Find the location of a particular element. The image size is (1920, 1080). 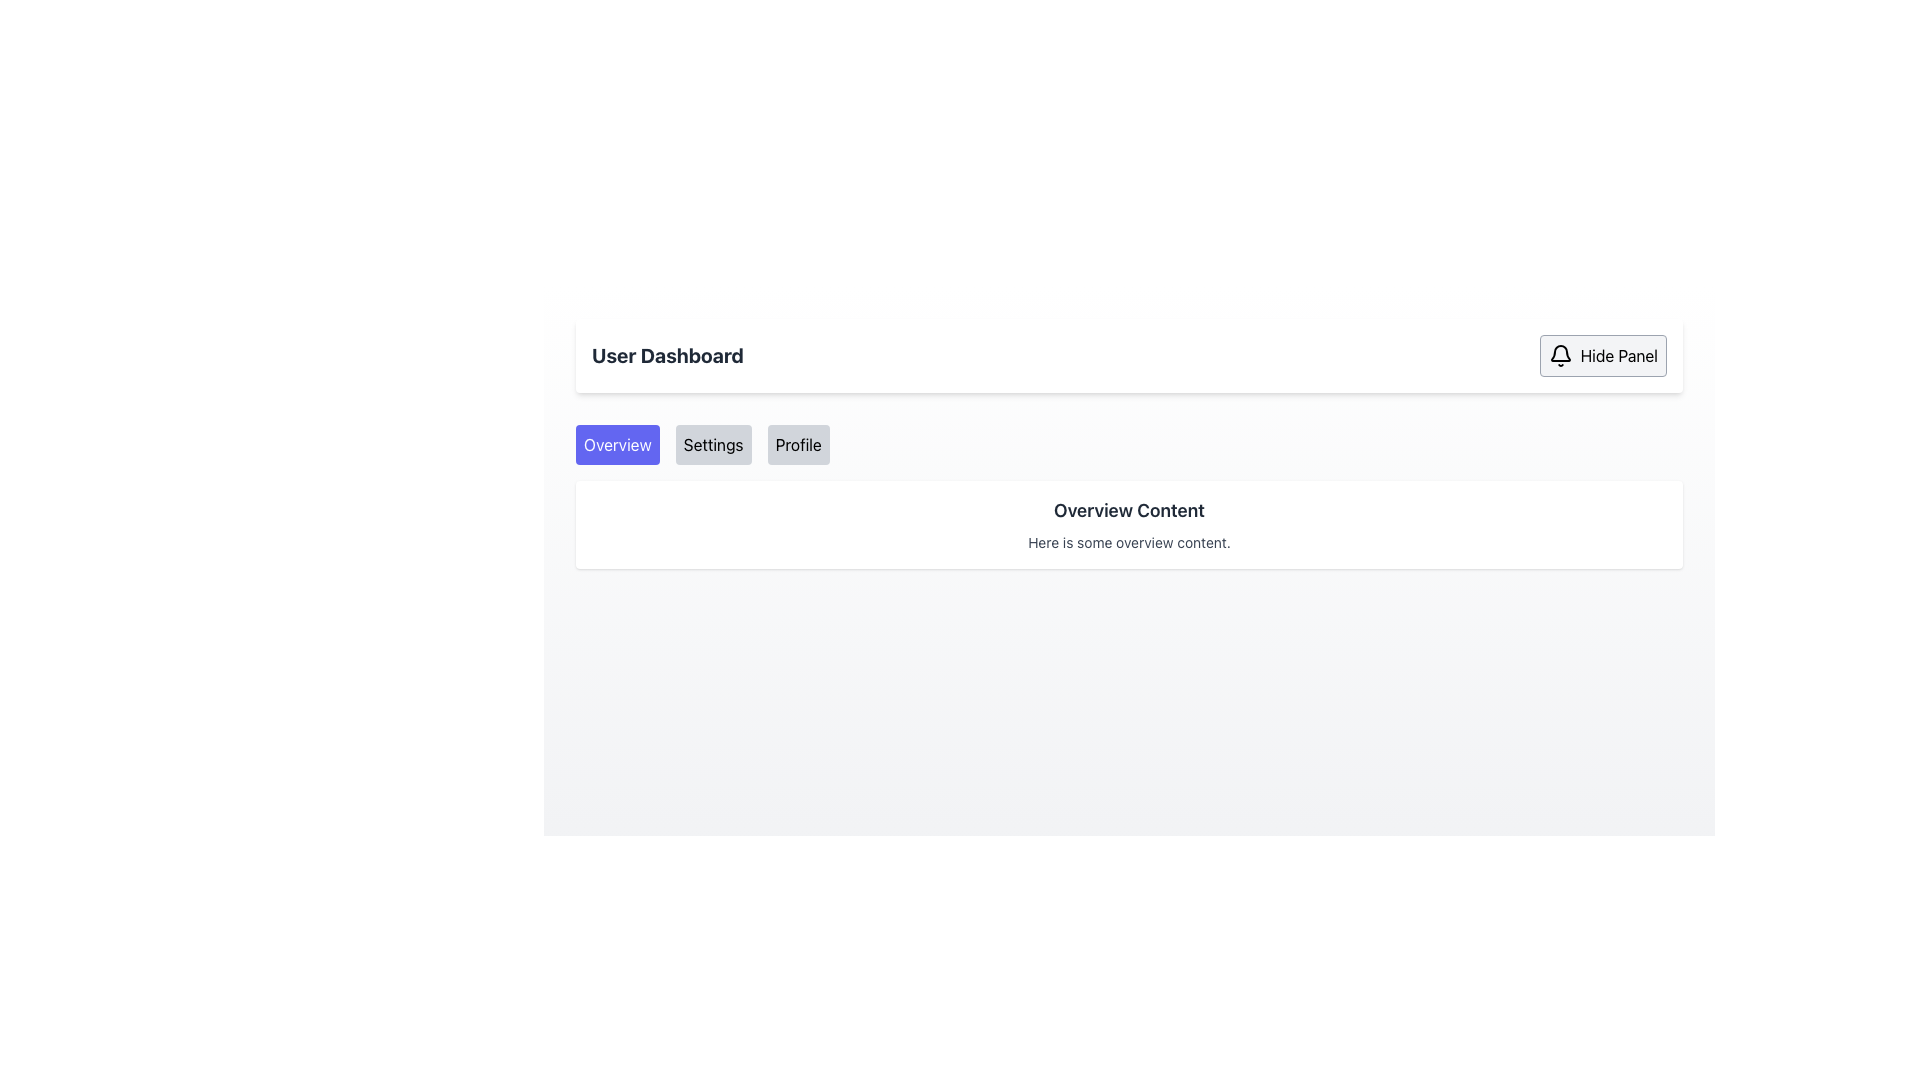

the bell icon that is located to the left of the 'Hide Panel' button, which has a light gray background and a minimalistic design is located at coordinates (1559, 354).